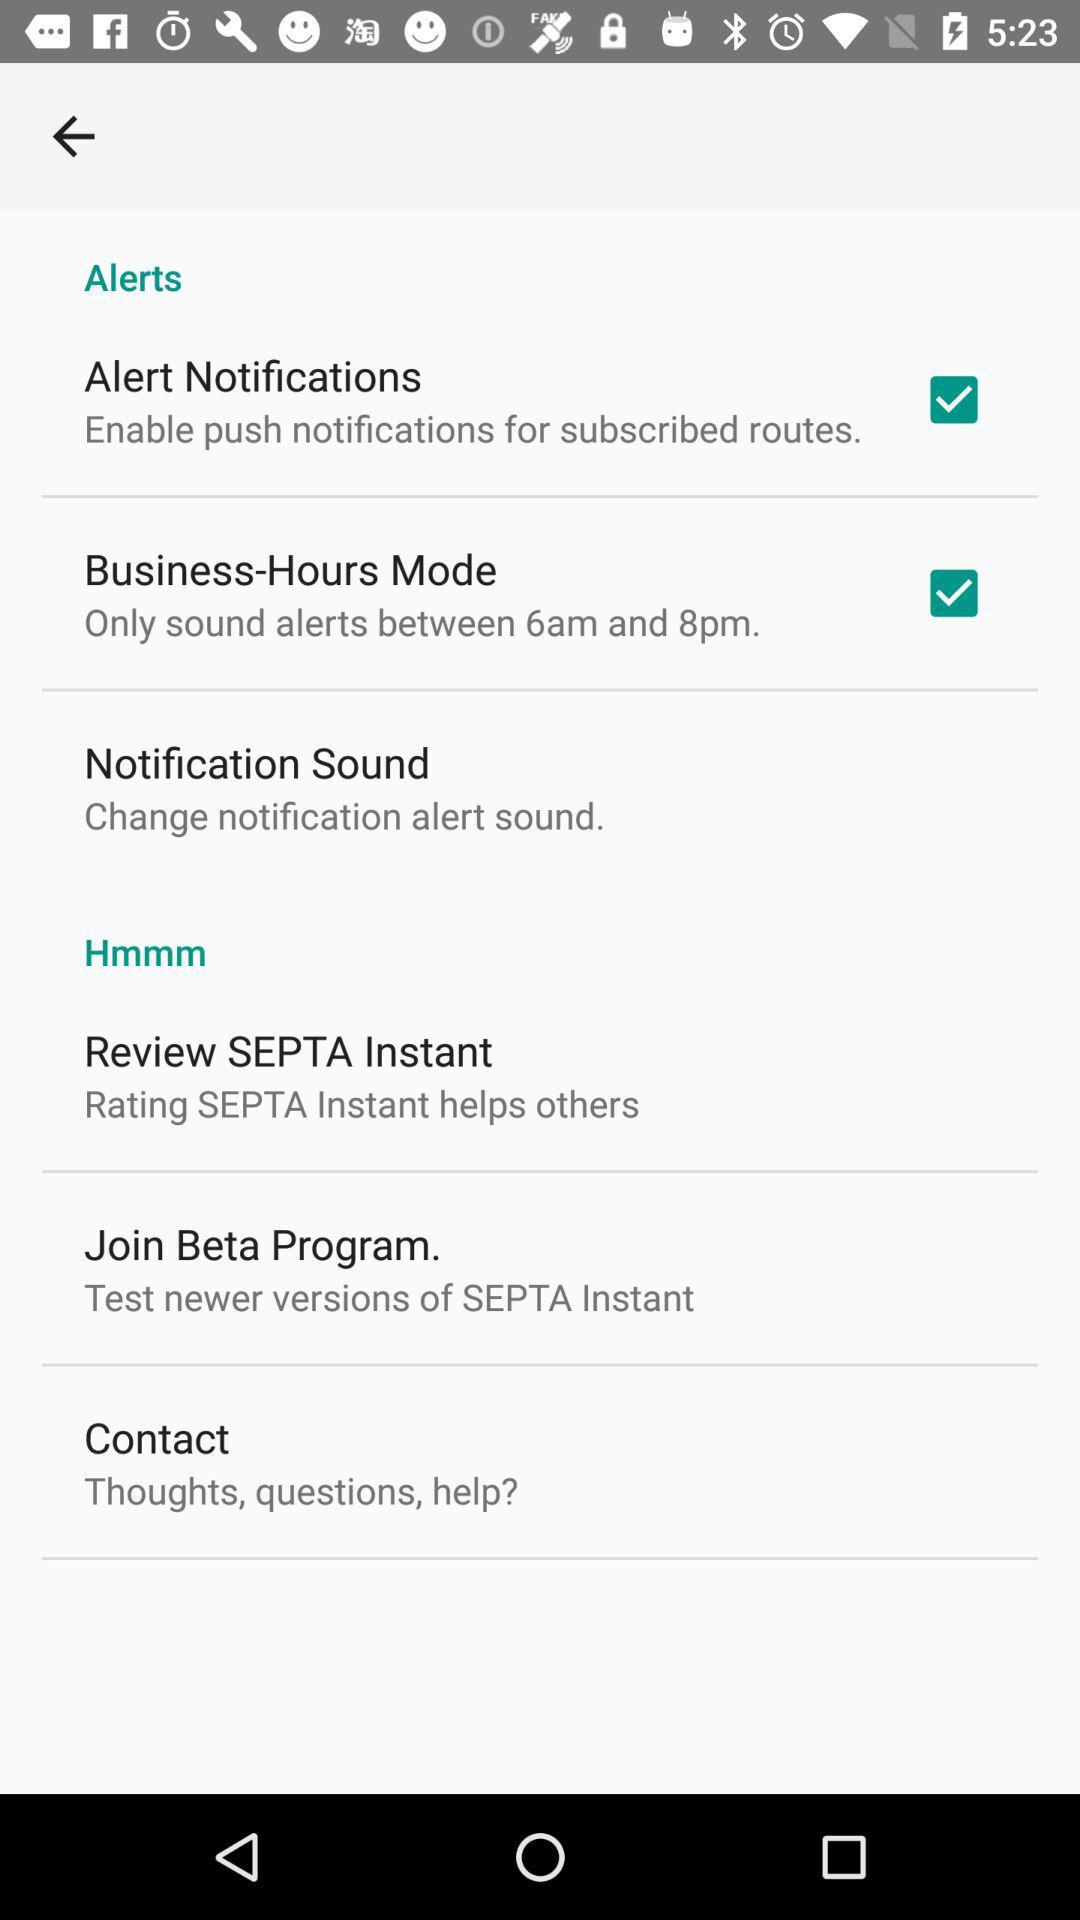  What do you see at coordinates (473, 427) in the screenshot?
I see `item below alert notifications icon` at bounding box center [473, 427].